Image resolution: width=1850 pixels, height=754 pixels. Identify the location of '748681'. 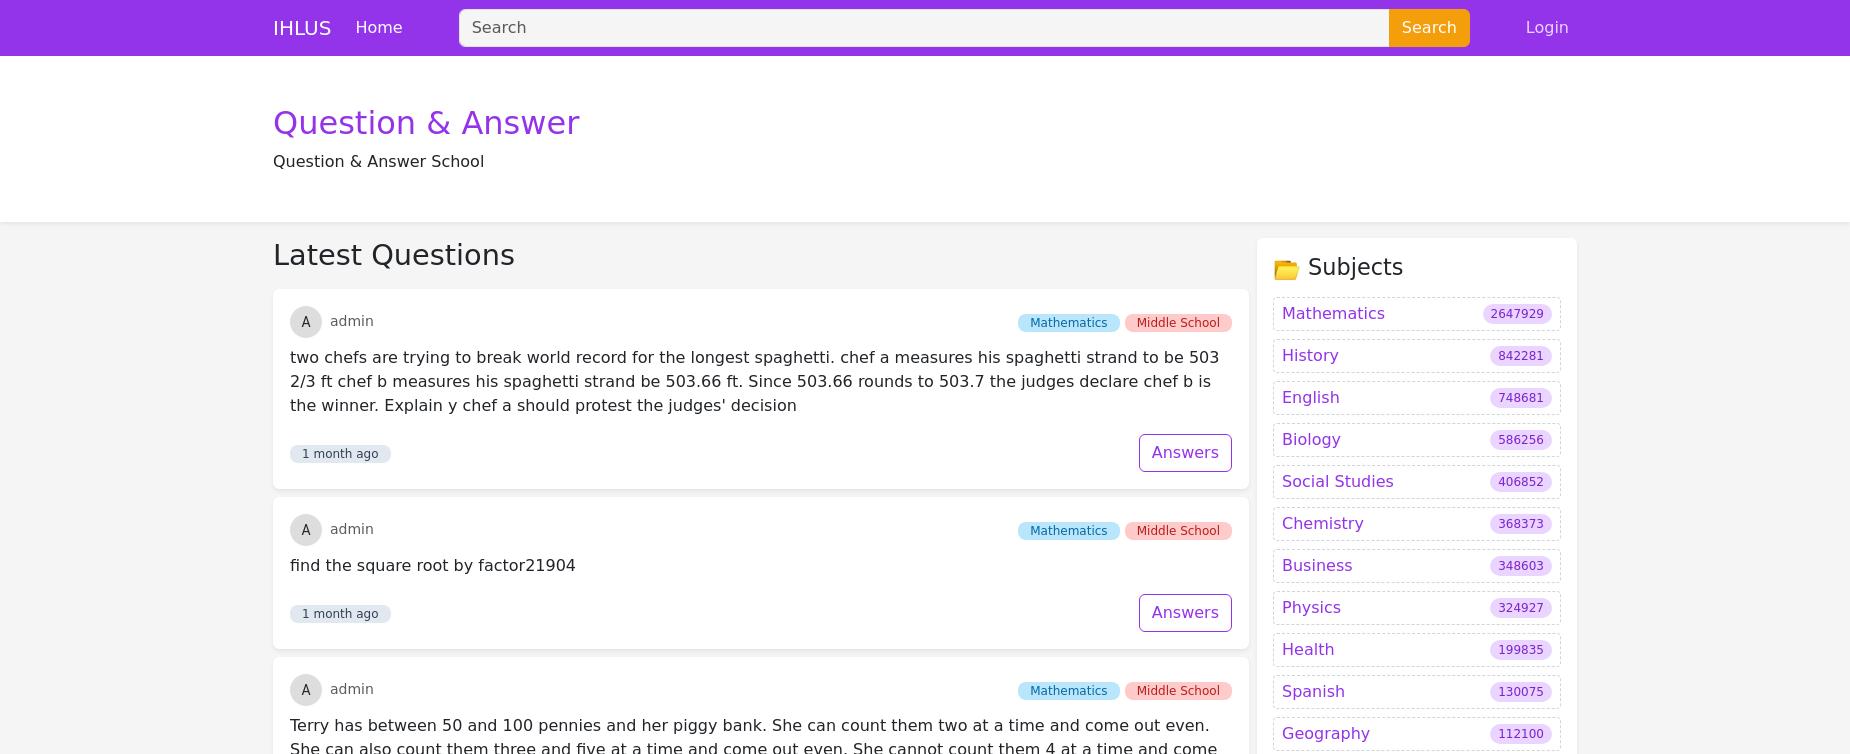
(1521, 186).